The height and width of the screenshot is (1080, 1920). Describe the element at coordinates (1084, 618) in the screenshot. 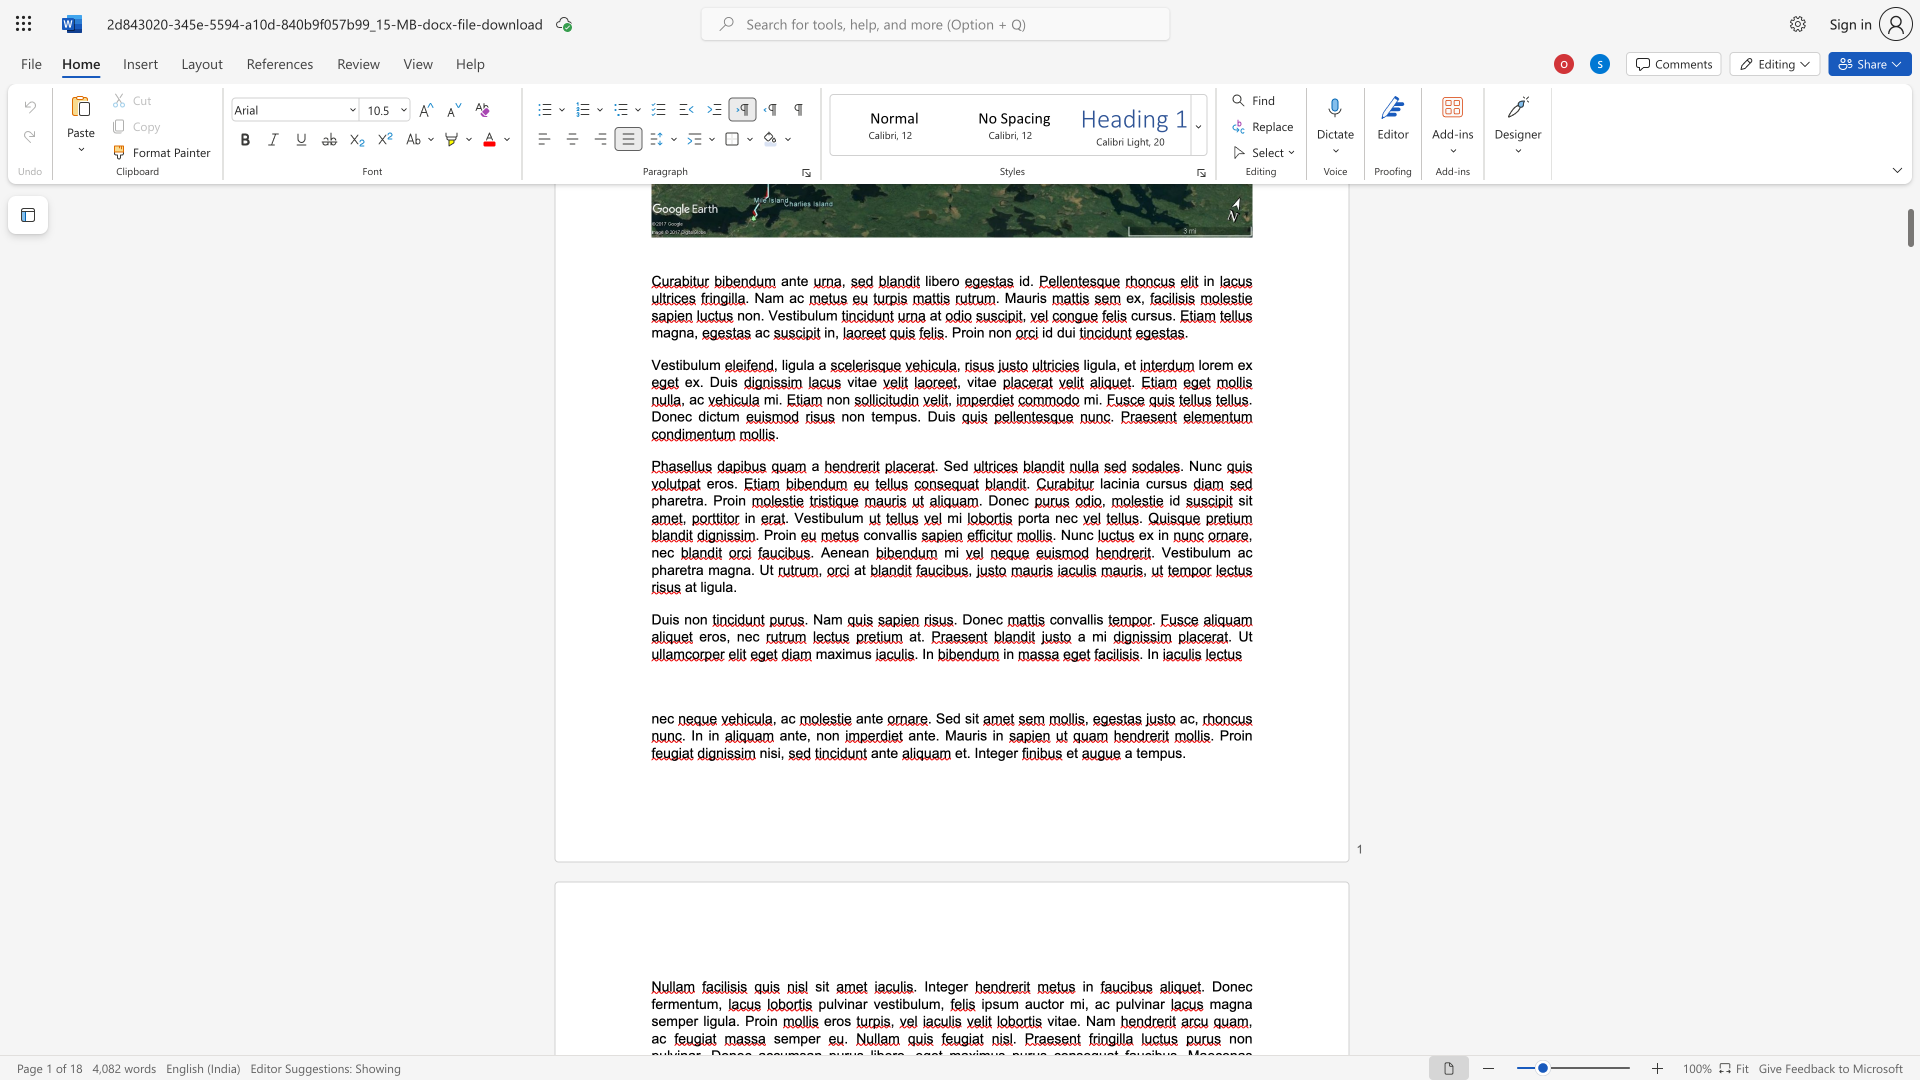

I see `the space between the continuous character "a" and "l" in the text` at that location.